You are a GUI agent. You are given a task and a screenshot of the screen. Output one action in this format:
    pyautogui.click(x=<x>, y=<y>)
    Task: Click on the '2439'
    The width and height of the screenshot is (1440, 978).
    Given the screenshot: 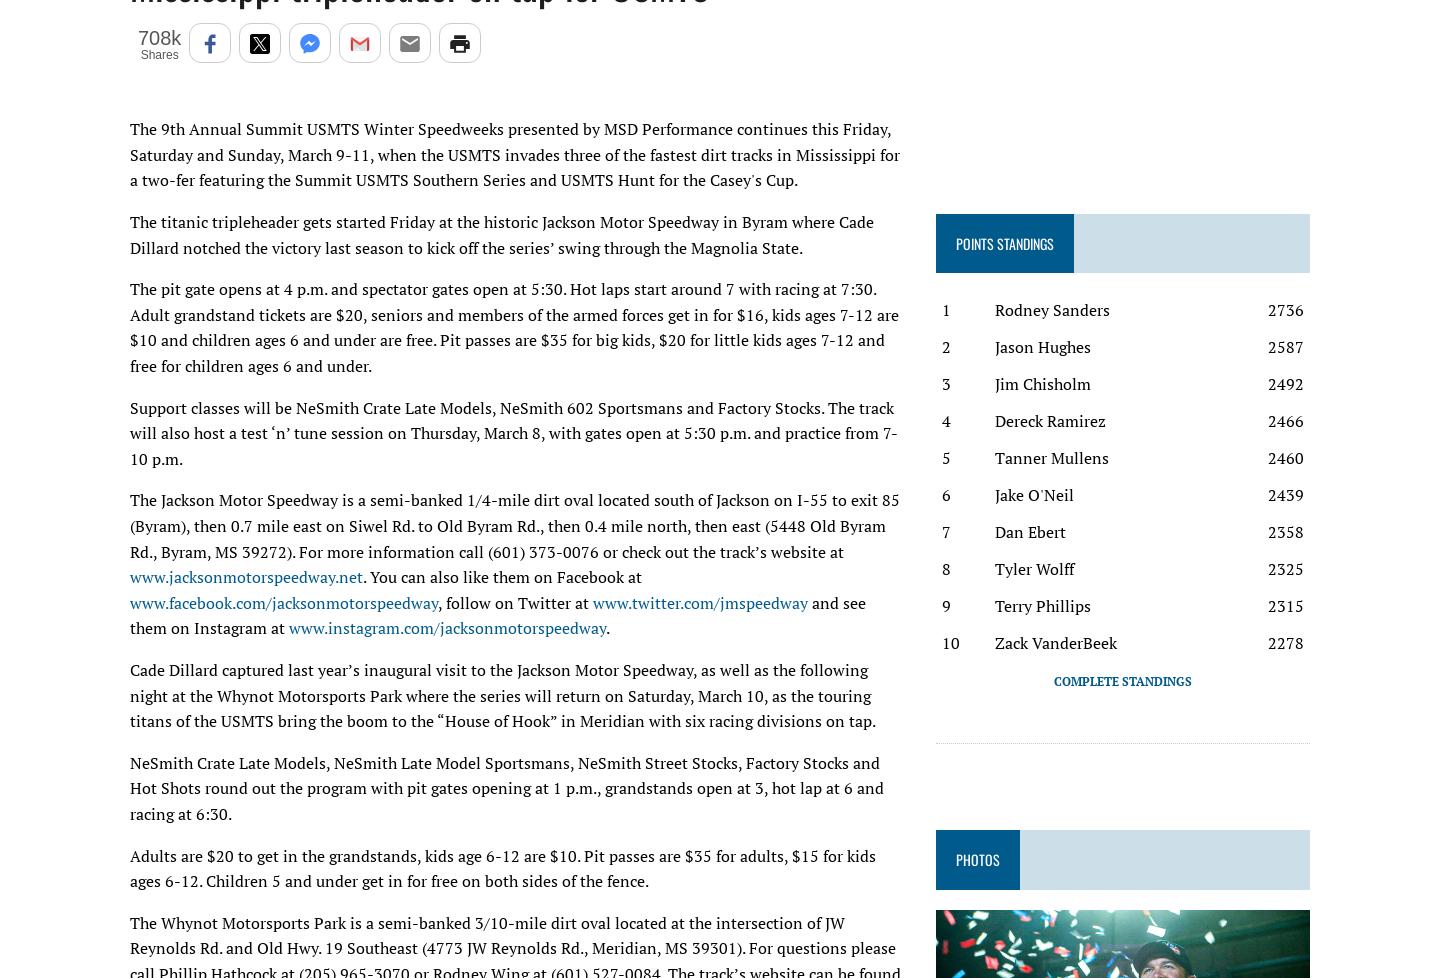 What is the action you would take?
    pyautogui.click(x=1267, y=494)
    